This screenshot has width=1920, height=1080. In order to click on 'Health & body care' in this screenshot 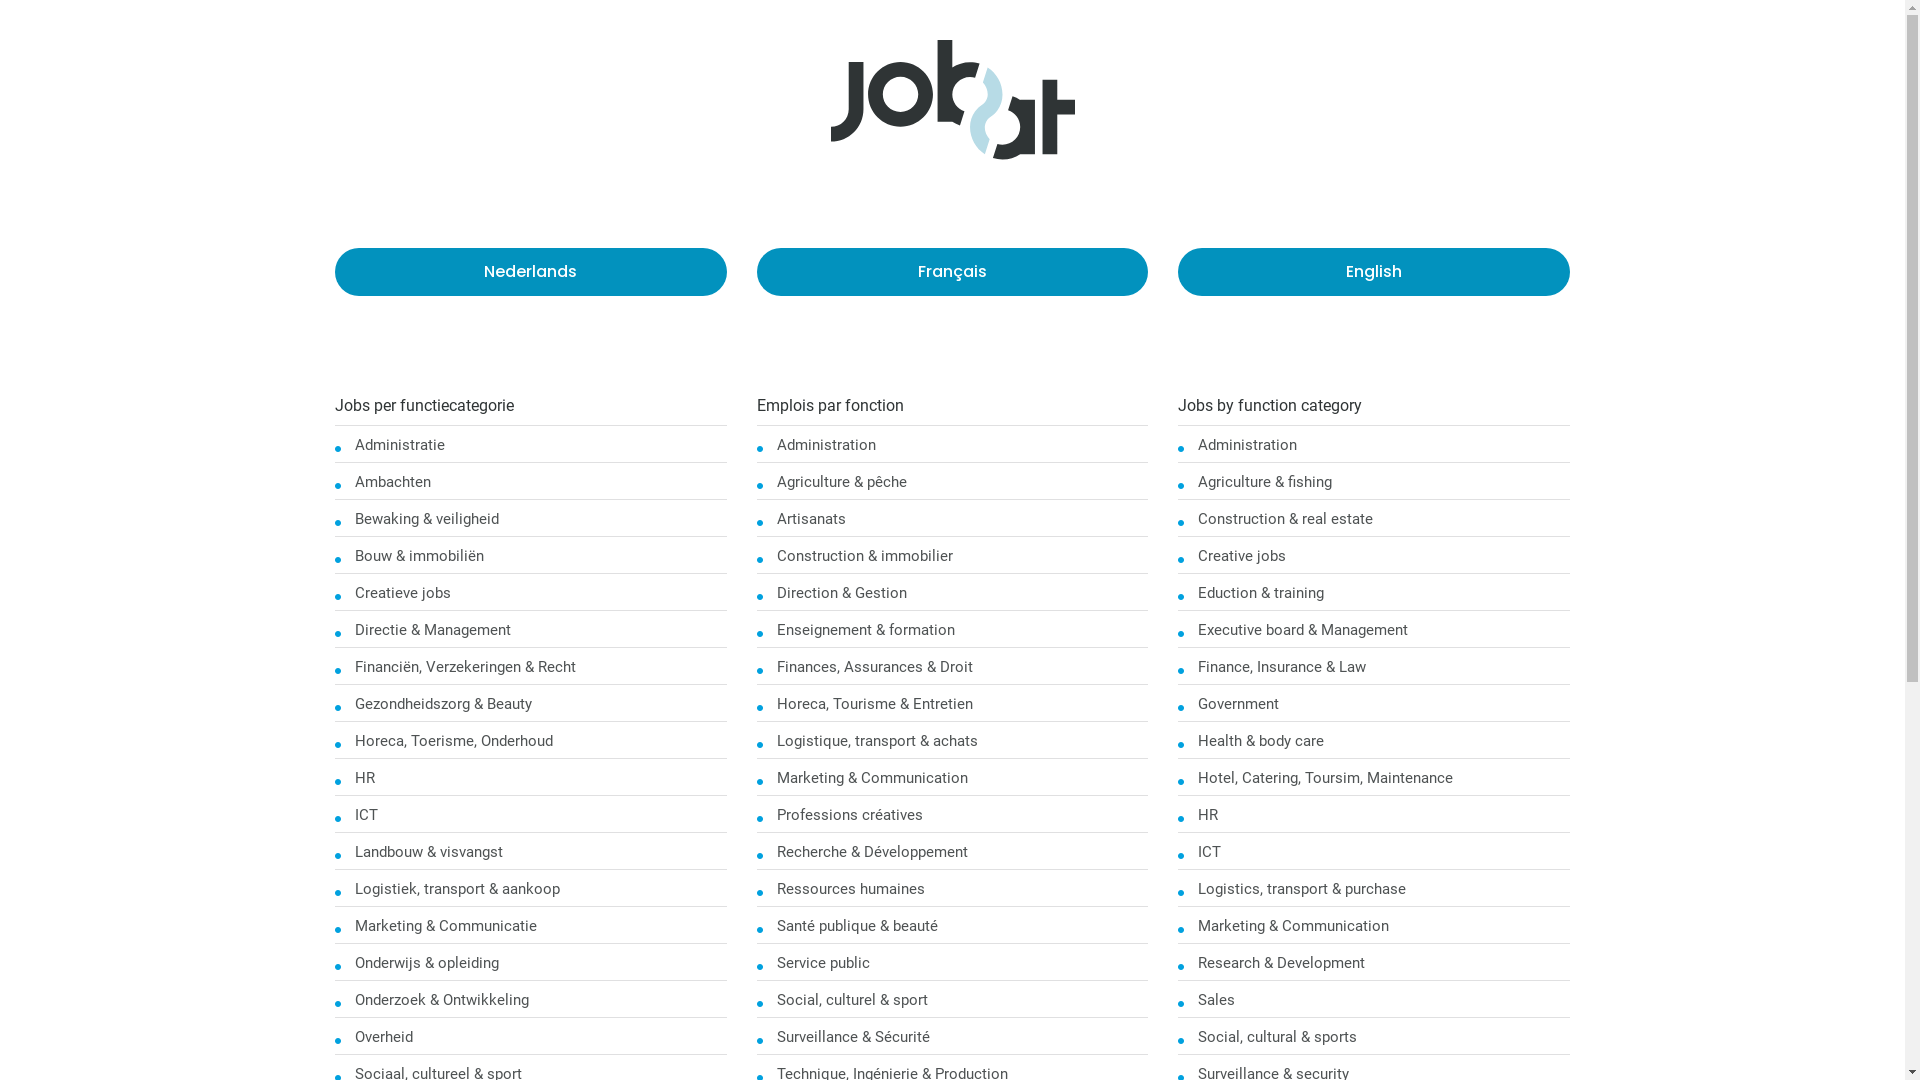, I will do `click(1198, 740)`.